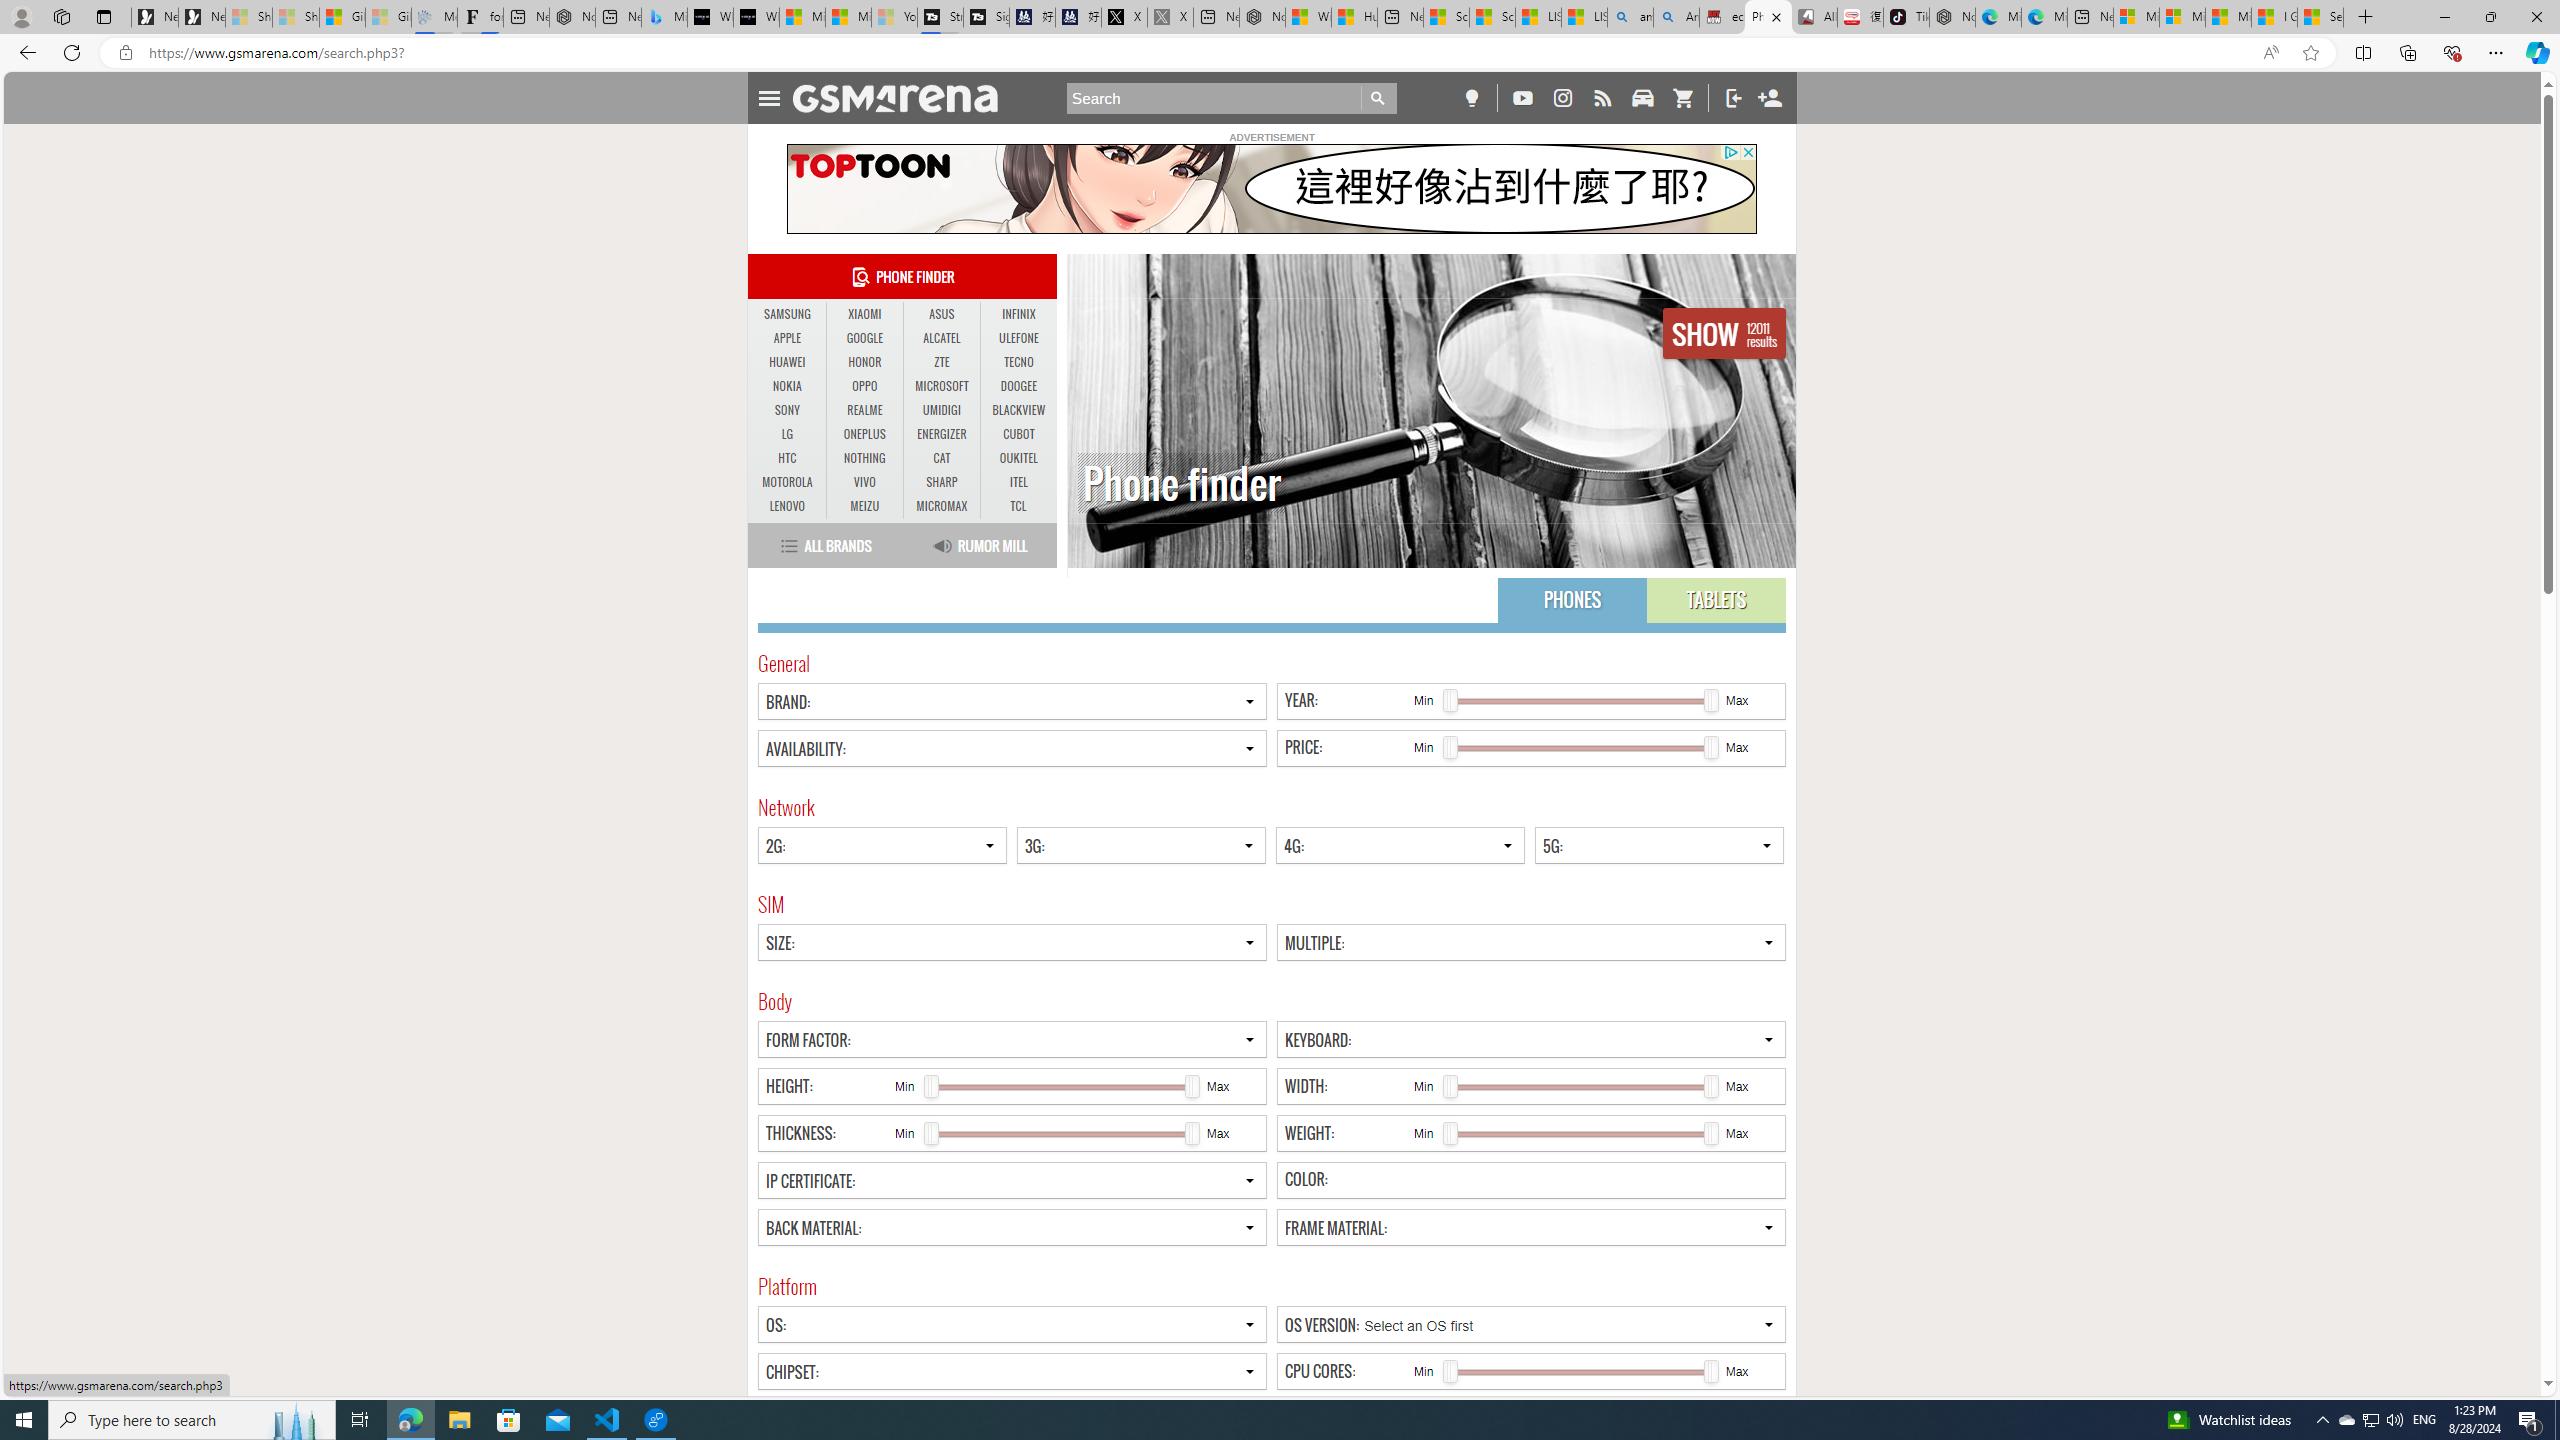 This screenshot has width=2560, height=1440. Describe the element at coordinates (1570, 600) in the screenshot. I see `'PHONES'` at that location.